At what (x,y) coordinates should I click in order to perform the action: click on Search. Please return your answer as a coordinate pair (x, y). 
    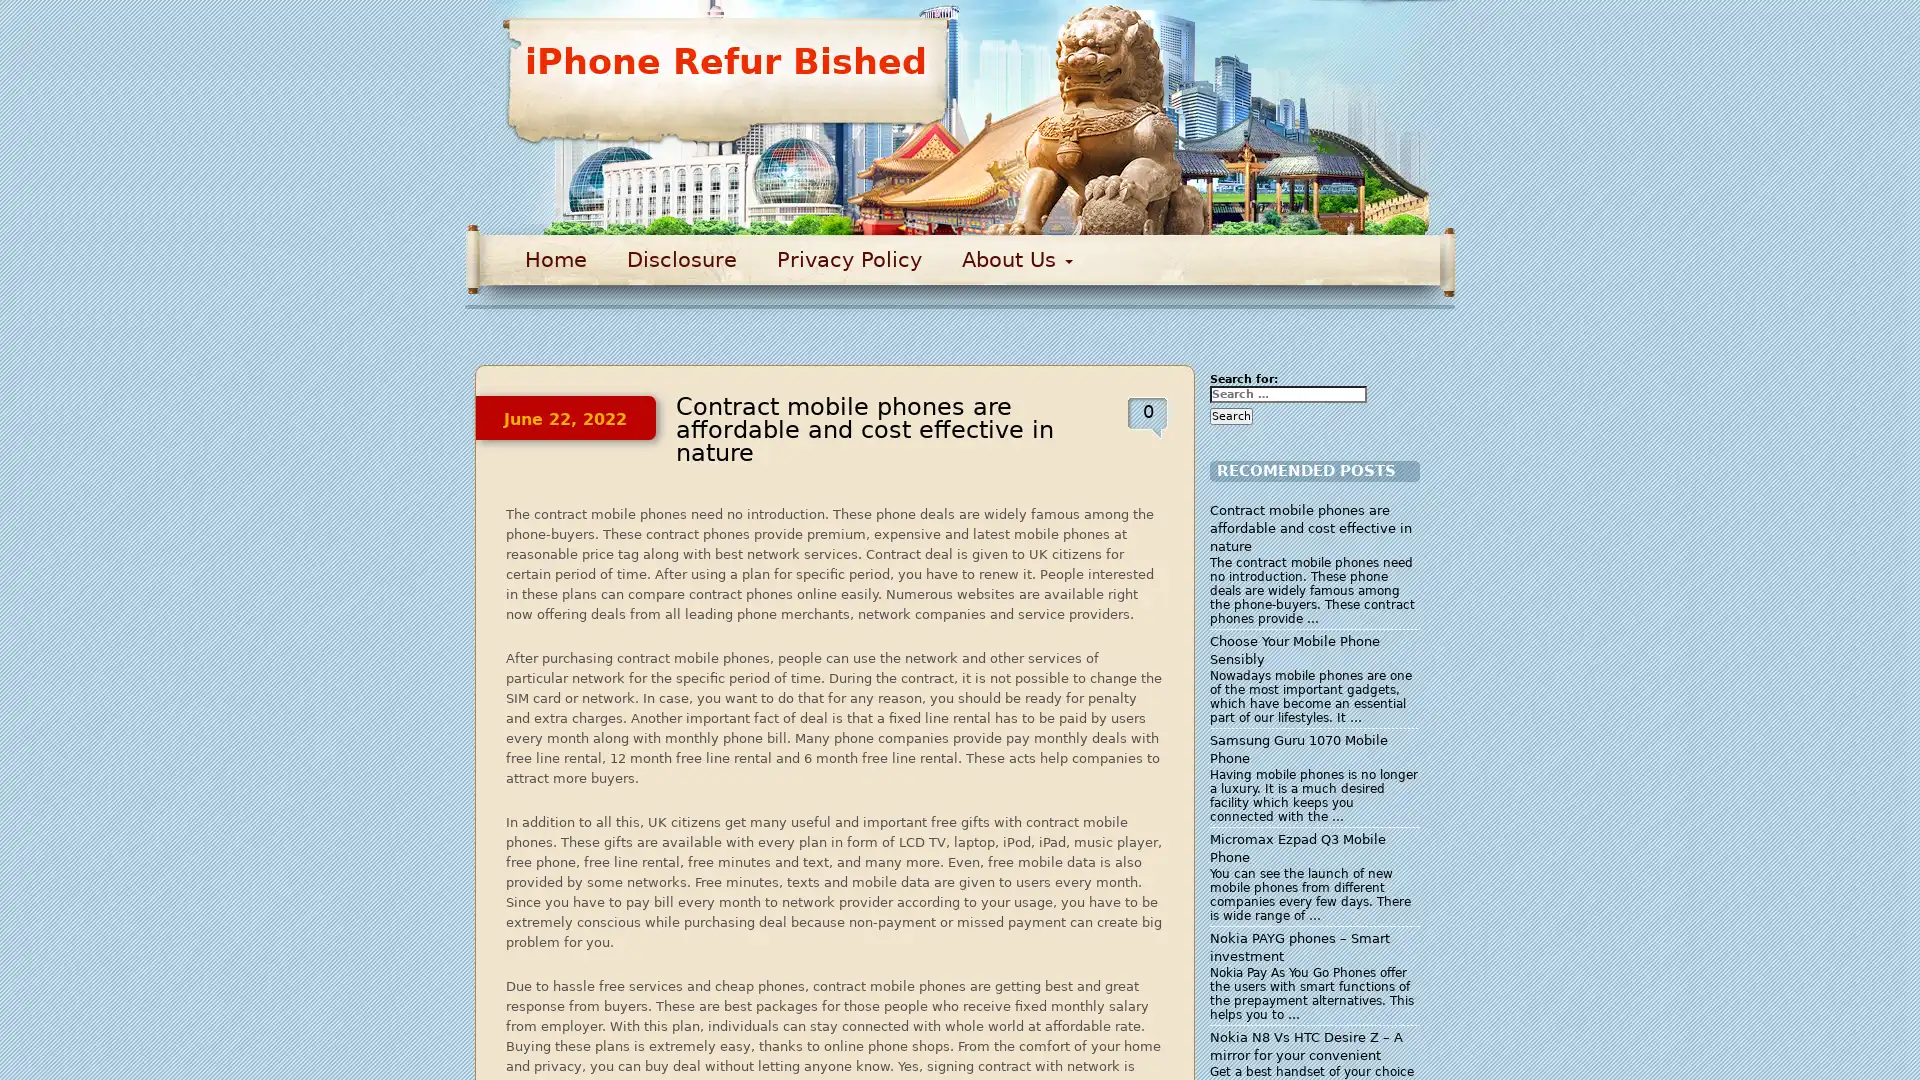
    Looking at the image, I should click on (1230, 415).